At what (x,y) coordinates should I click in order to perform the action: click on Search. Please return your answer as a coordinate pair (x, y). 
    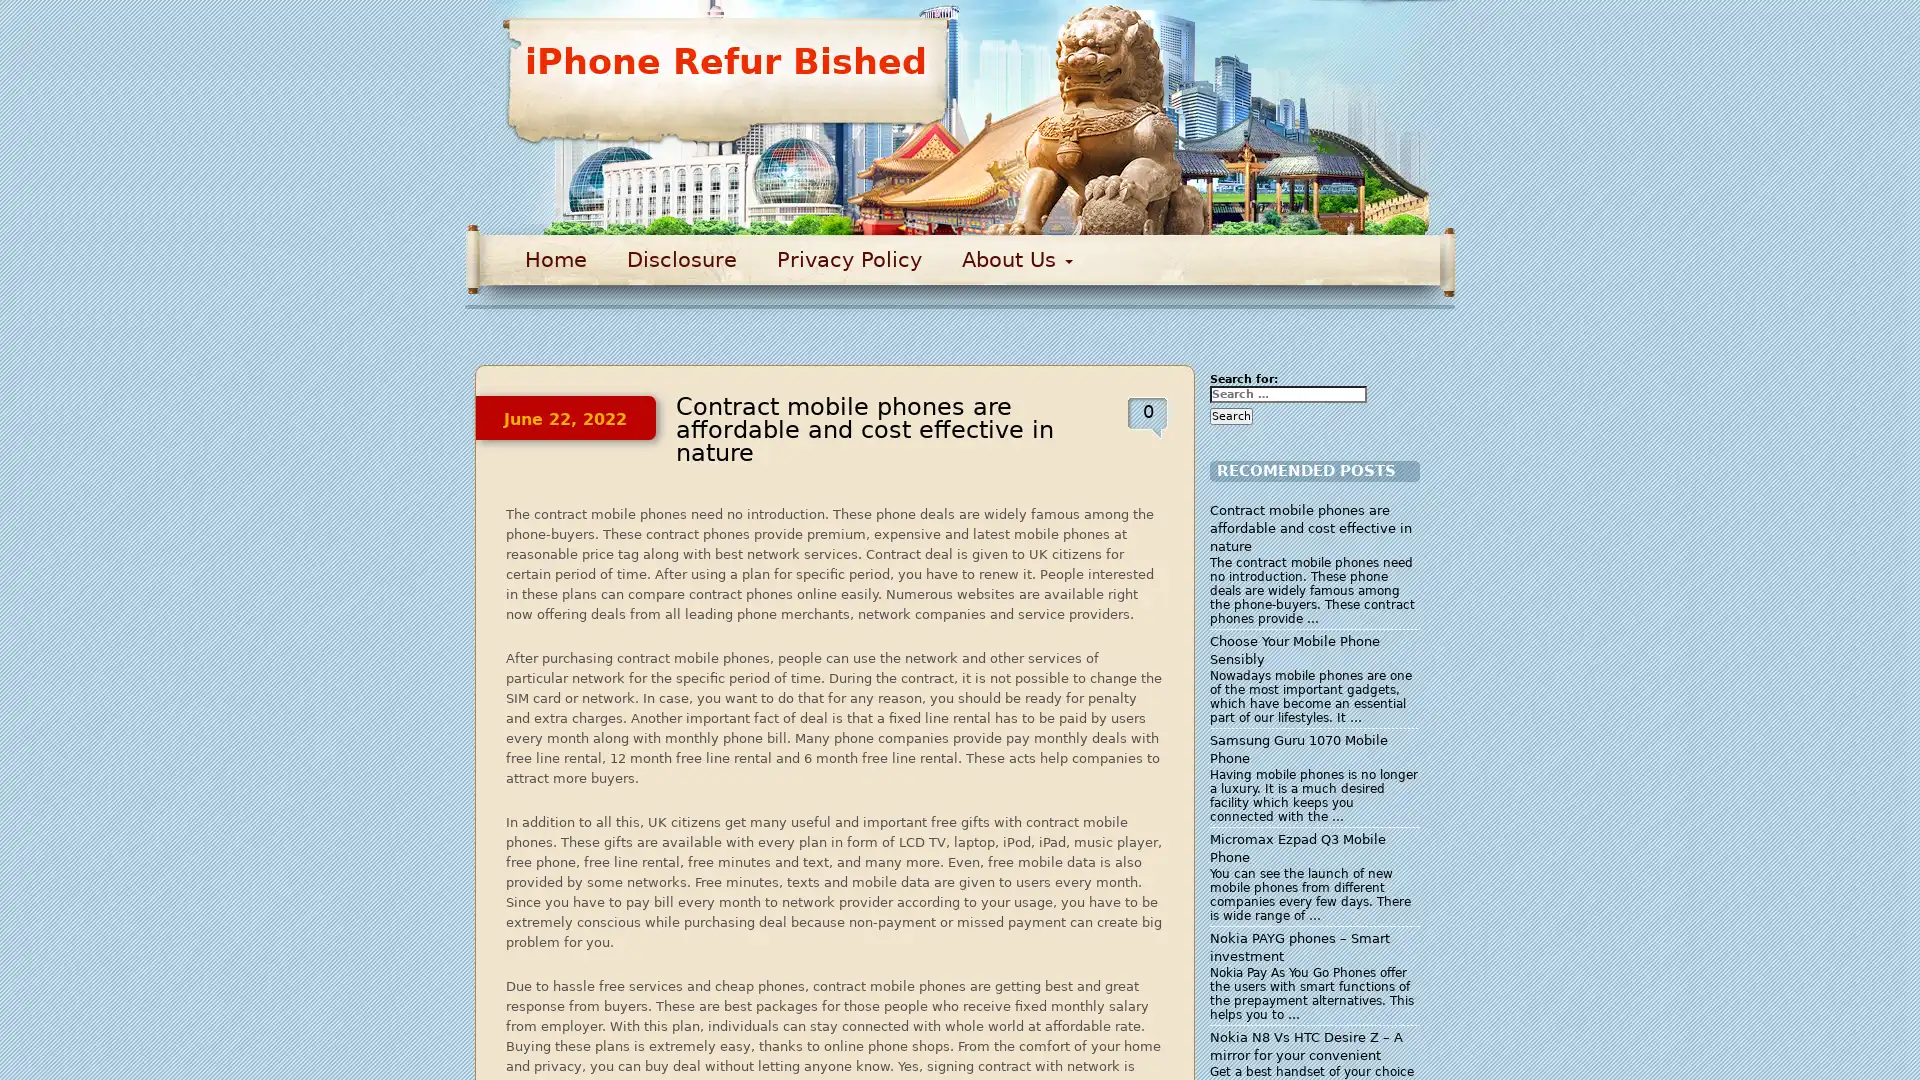
    Looking at the image, I should click on (1230, 415).